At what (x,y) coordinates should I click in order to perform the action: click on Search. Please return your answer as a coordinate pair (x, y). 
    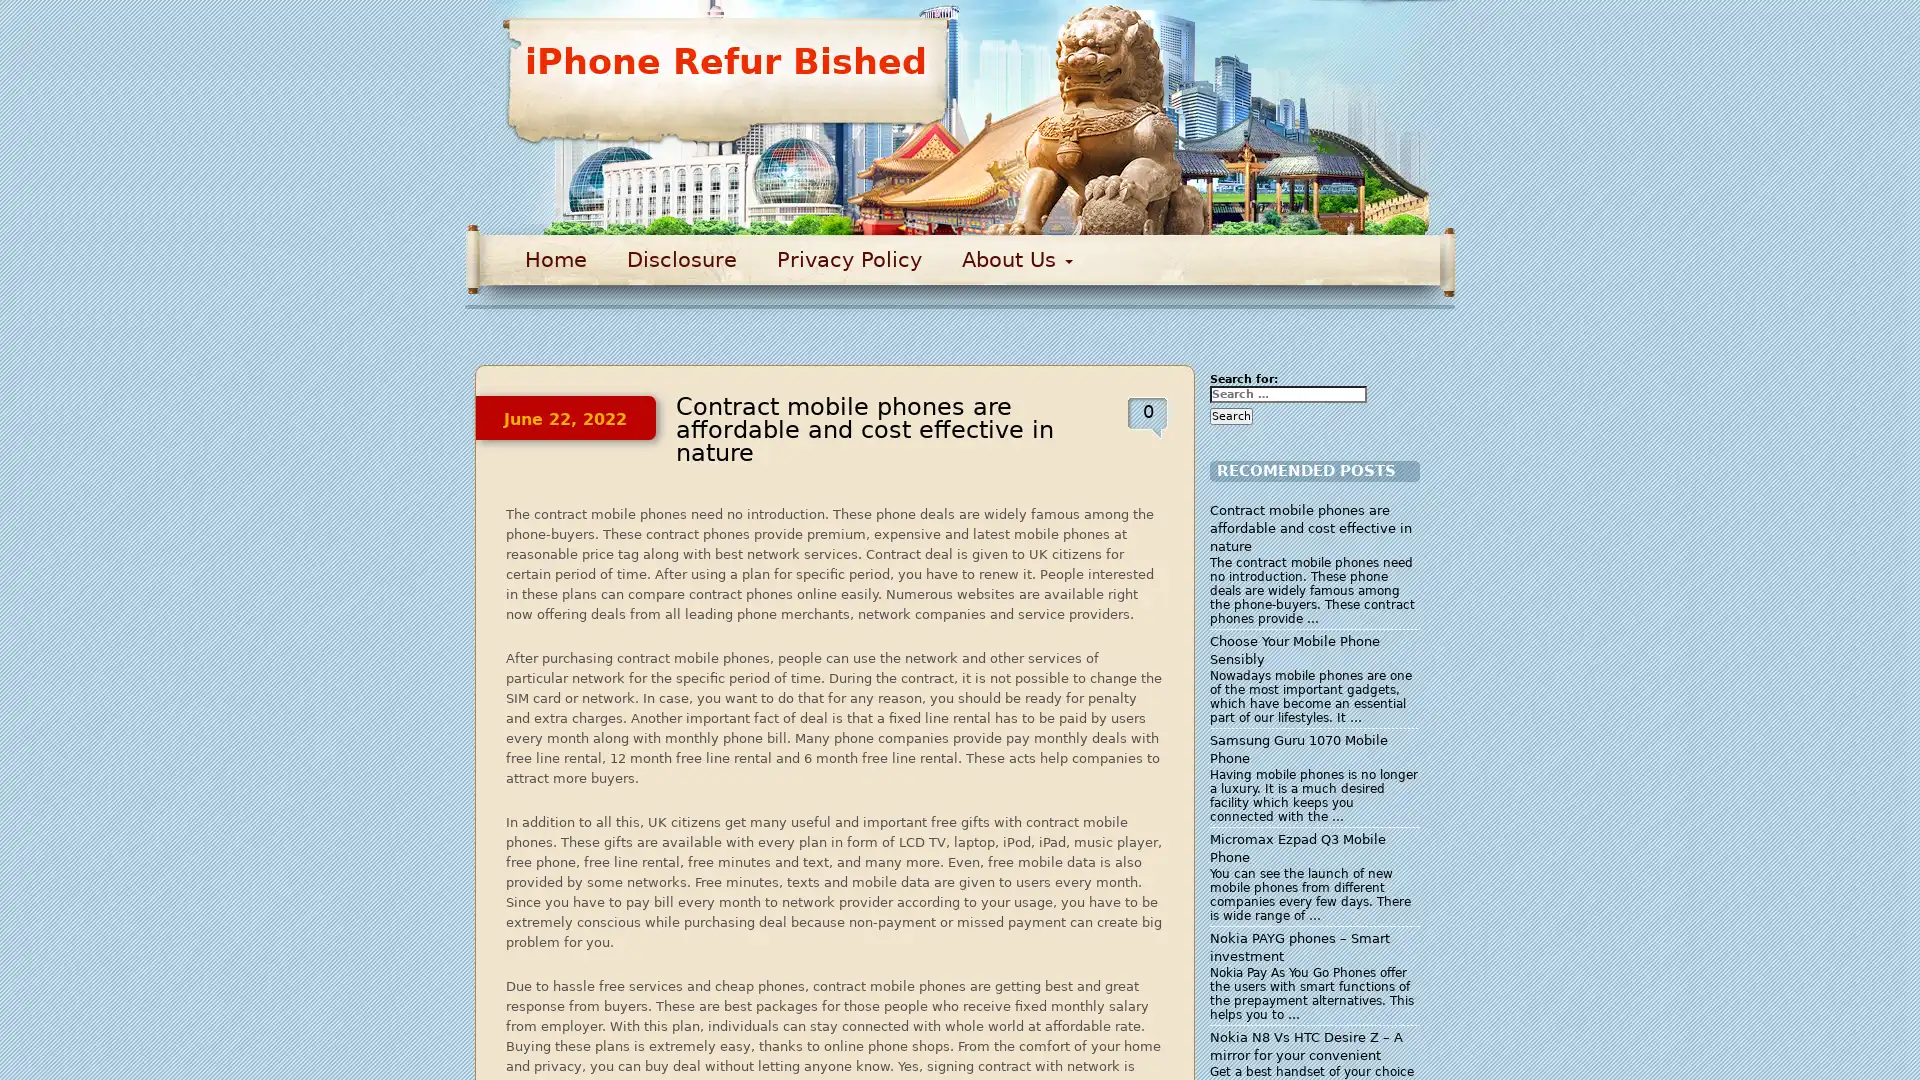
    Looking at the image, I should click on (1230, 415).